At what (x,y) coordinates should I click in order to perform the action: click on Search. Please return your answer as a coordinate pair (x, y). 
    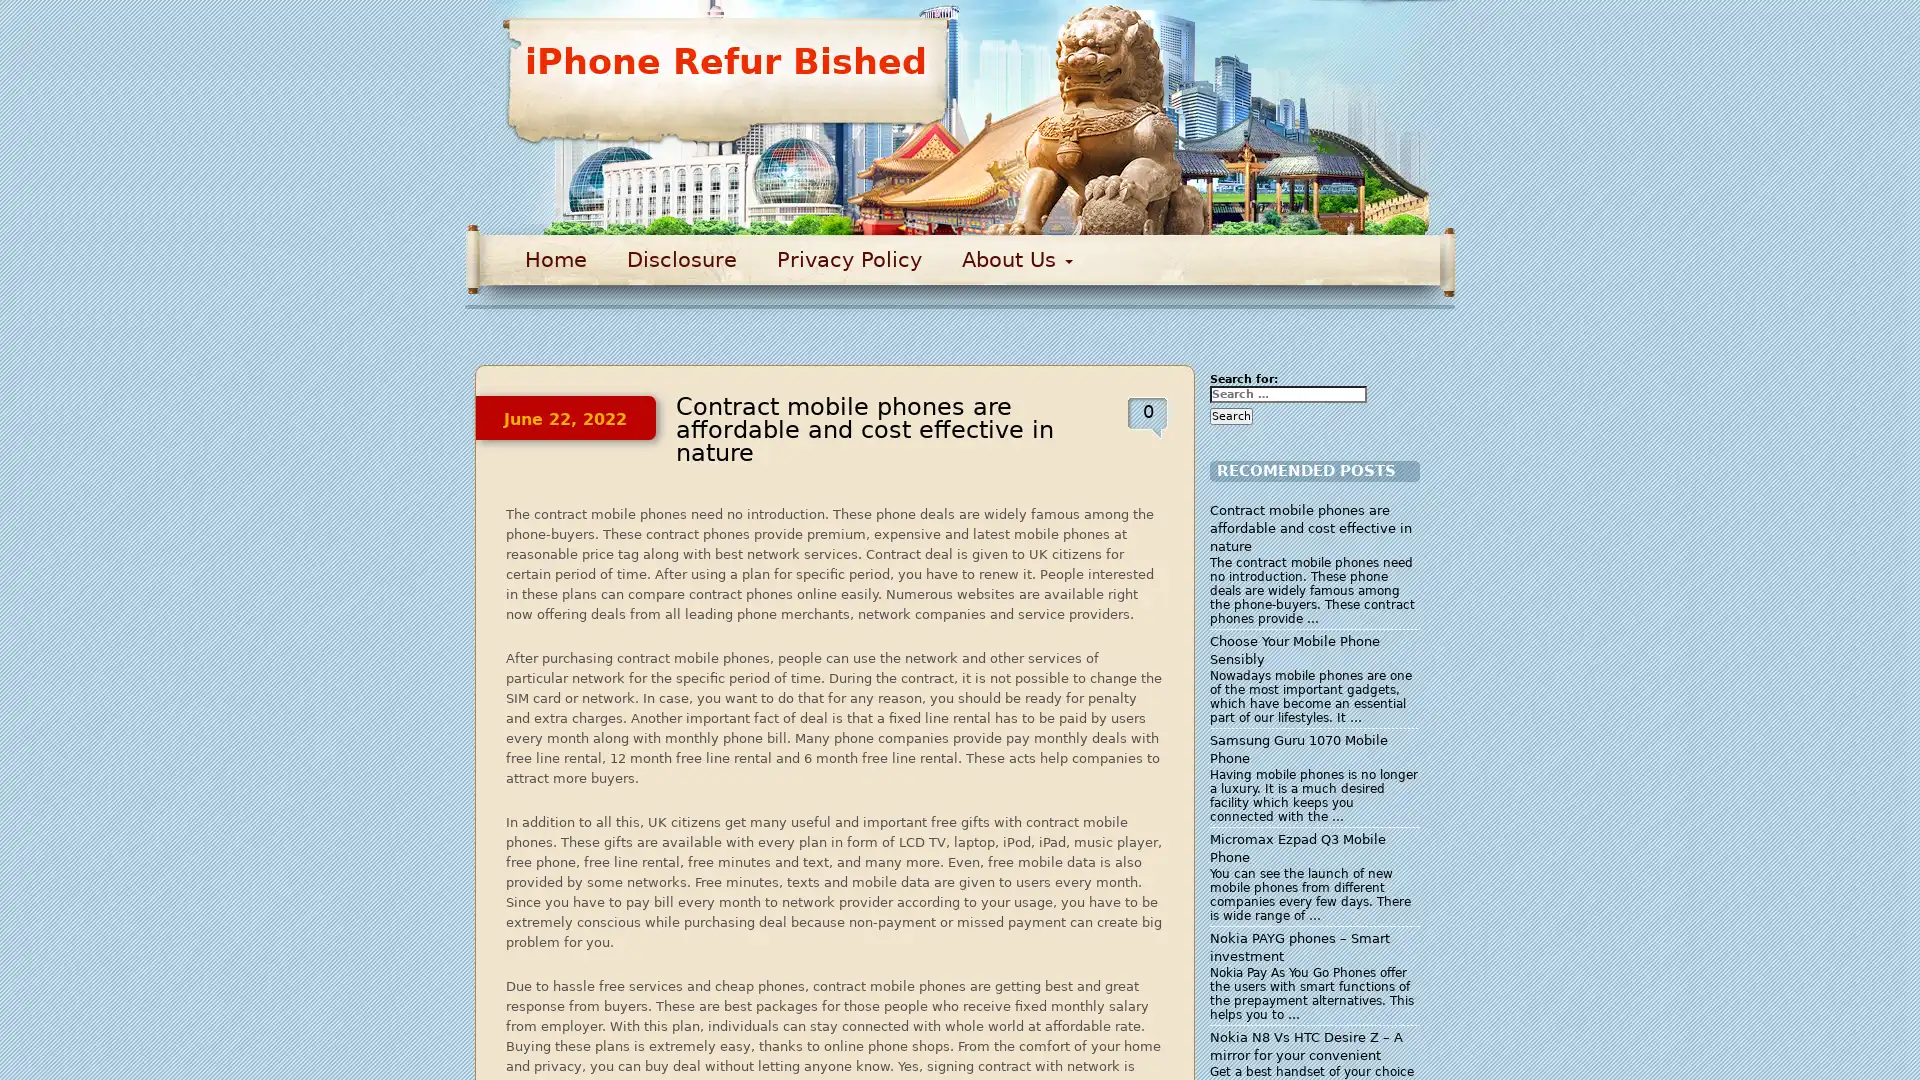
    Looking at the image, I should click on (1230, 415).